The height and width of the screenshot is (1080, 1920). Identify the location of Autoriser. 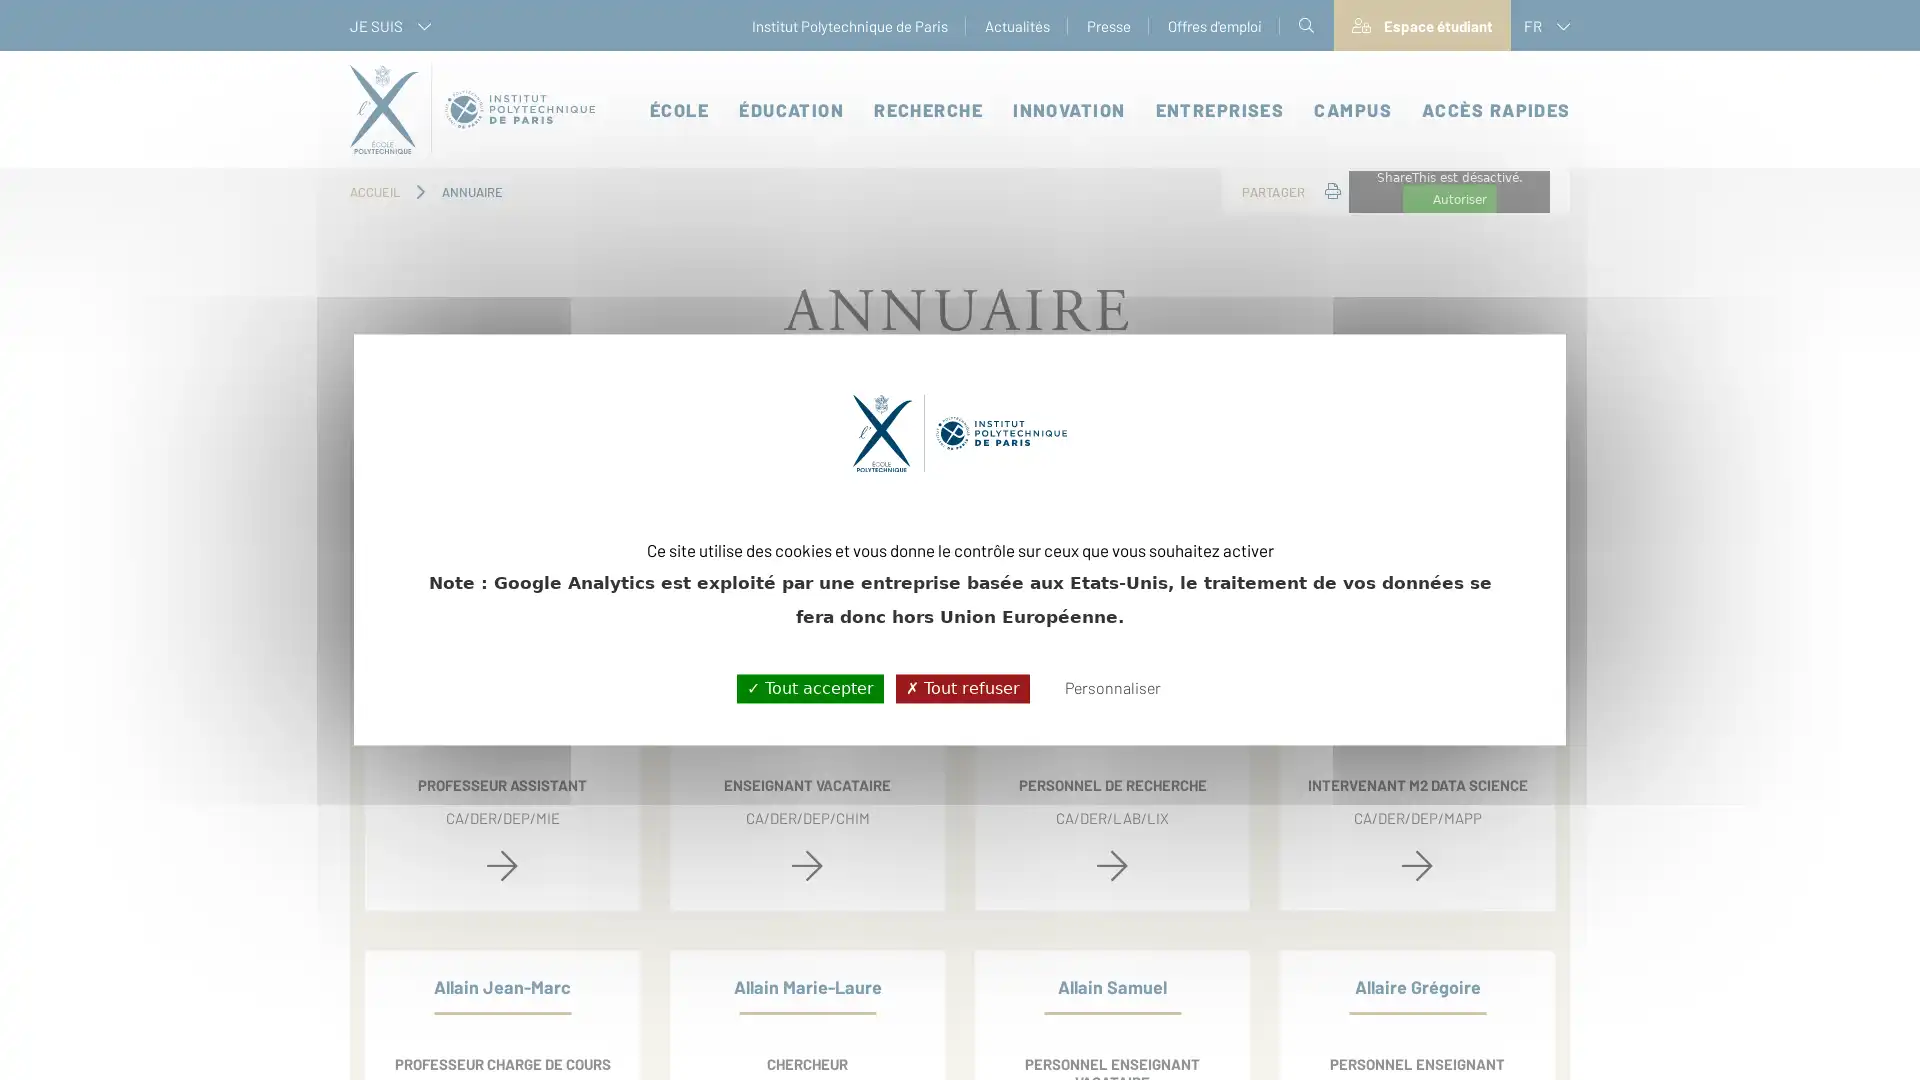
(1449, 199).